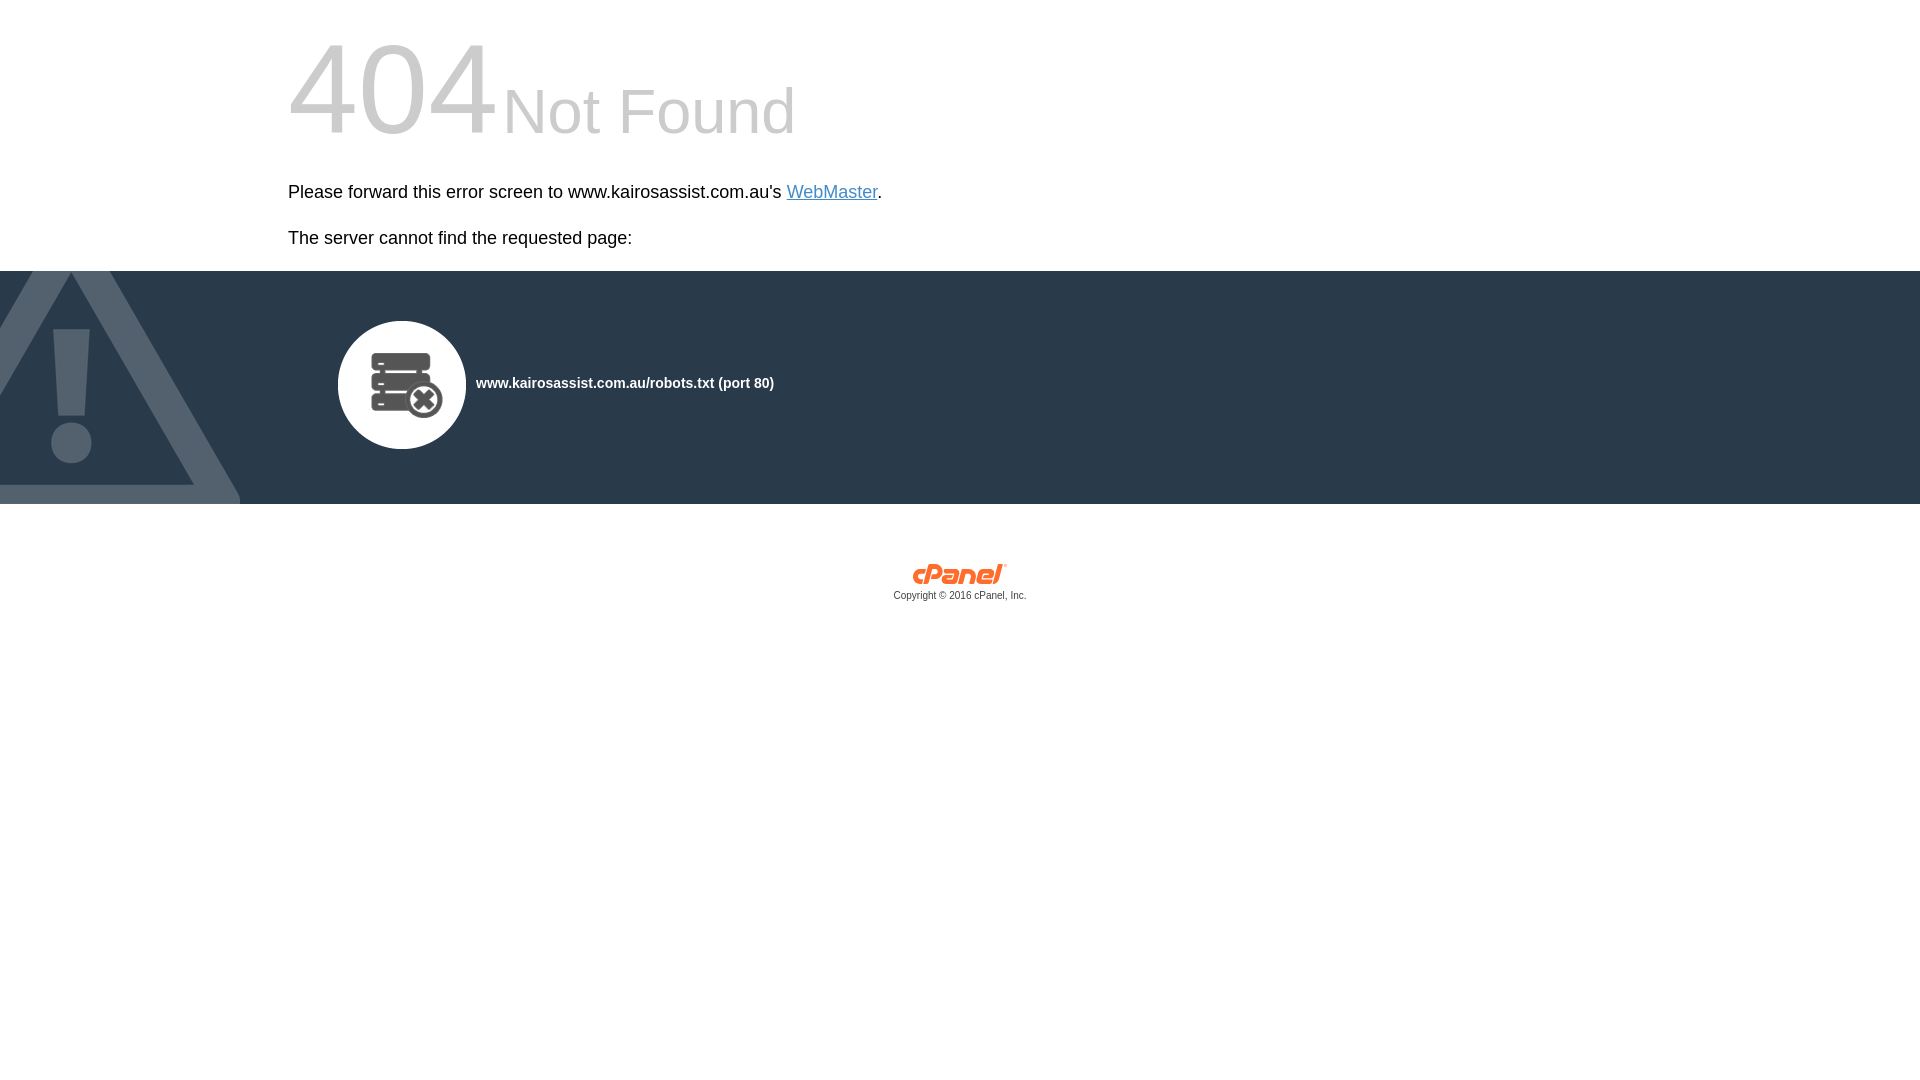 Image resolution: width=1920 pixels, height=1080 pixels. What do you see at coordinates (832, 192) in the screenshot?
I see `'WebMaster'` at bounding box center [832, 192].